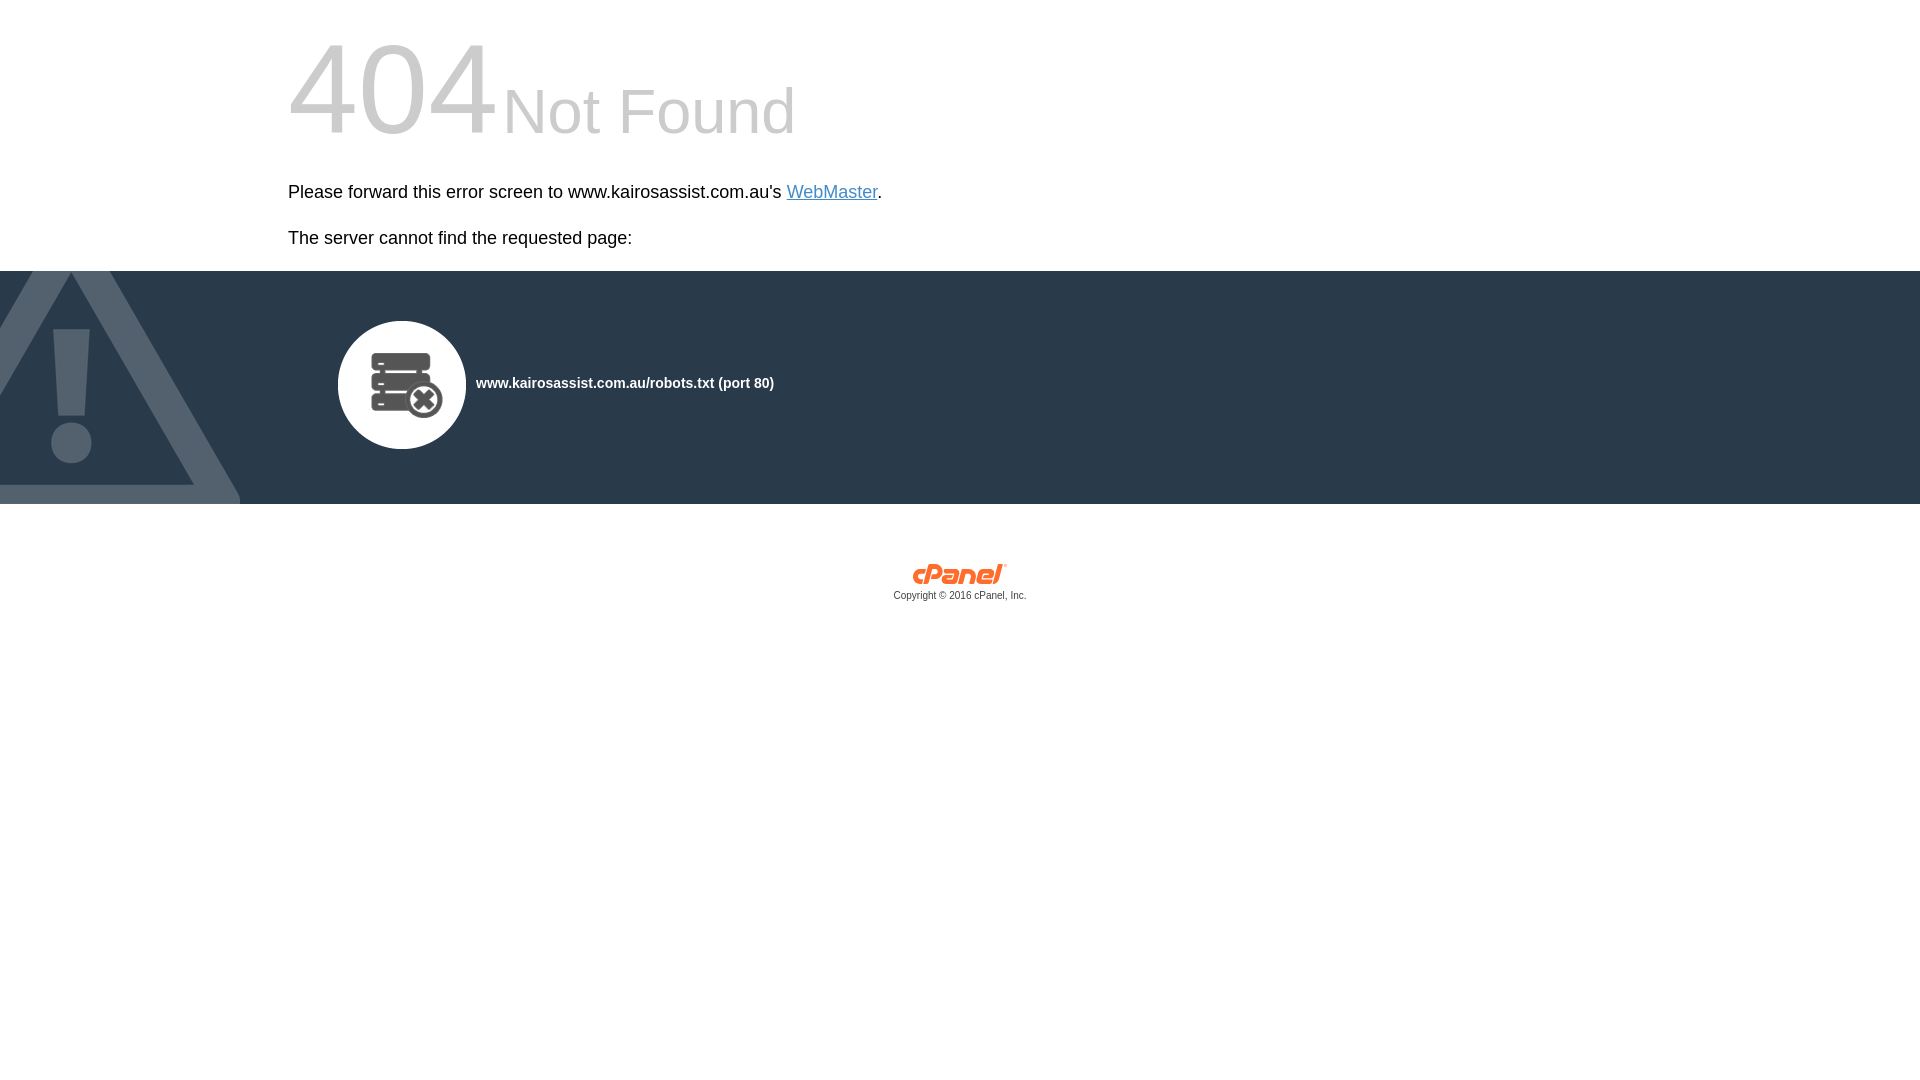 Image resolution: width=1920 pixels, height=1080 pixels. What do you see at coordinates (832, 192) in the screenshot?
I see `'WebMaster'` at bounding box center [832, 192].